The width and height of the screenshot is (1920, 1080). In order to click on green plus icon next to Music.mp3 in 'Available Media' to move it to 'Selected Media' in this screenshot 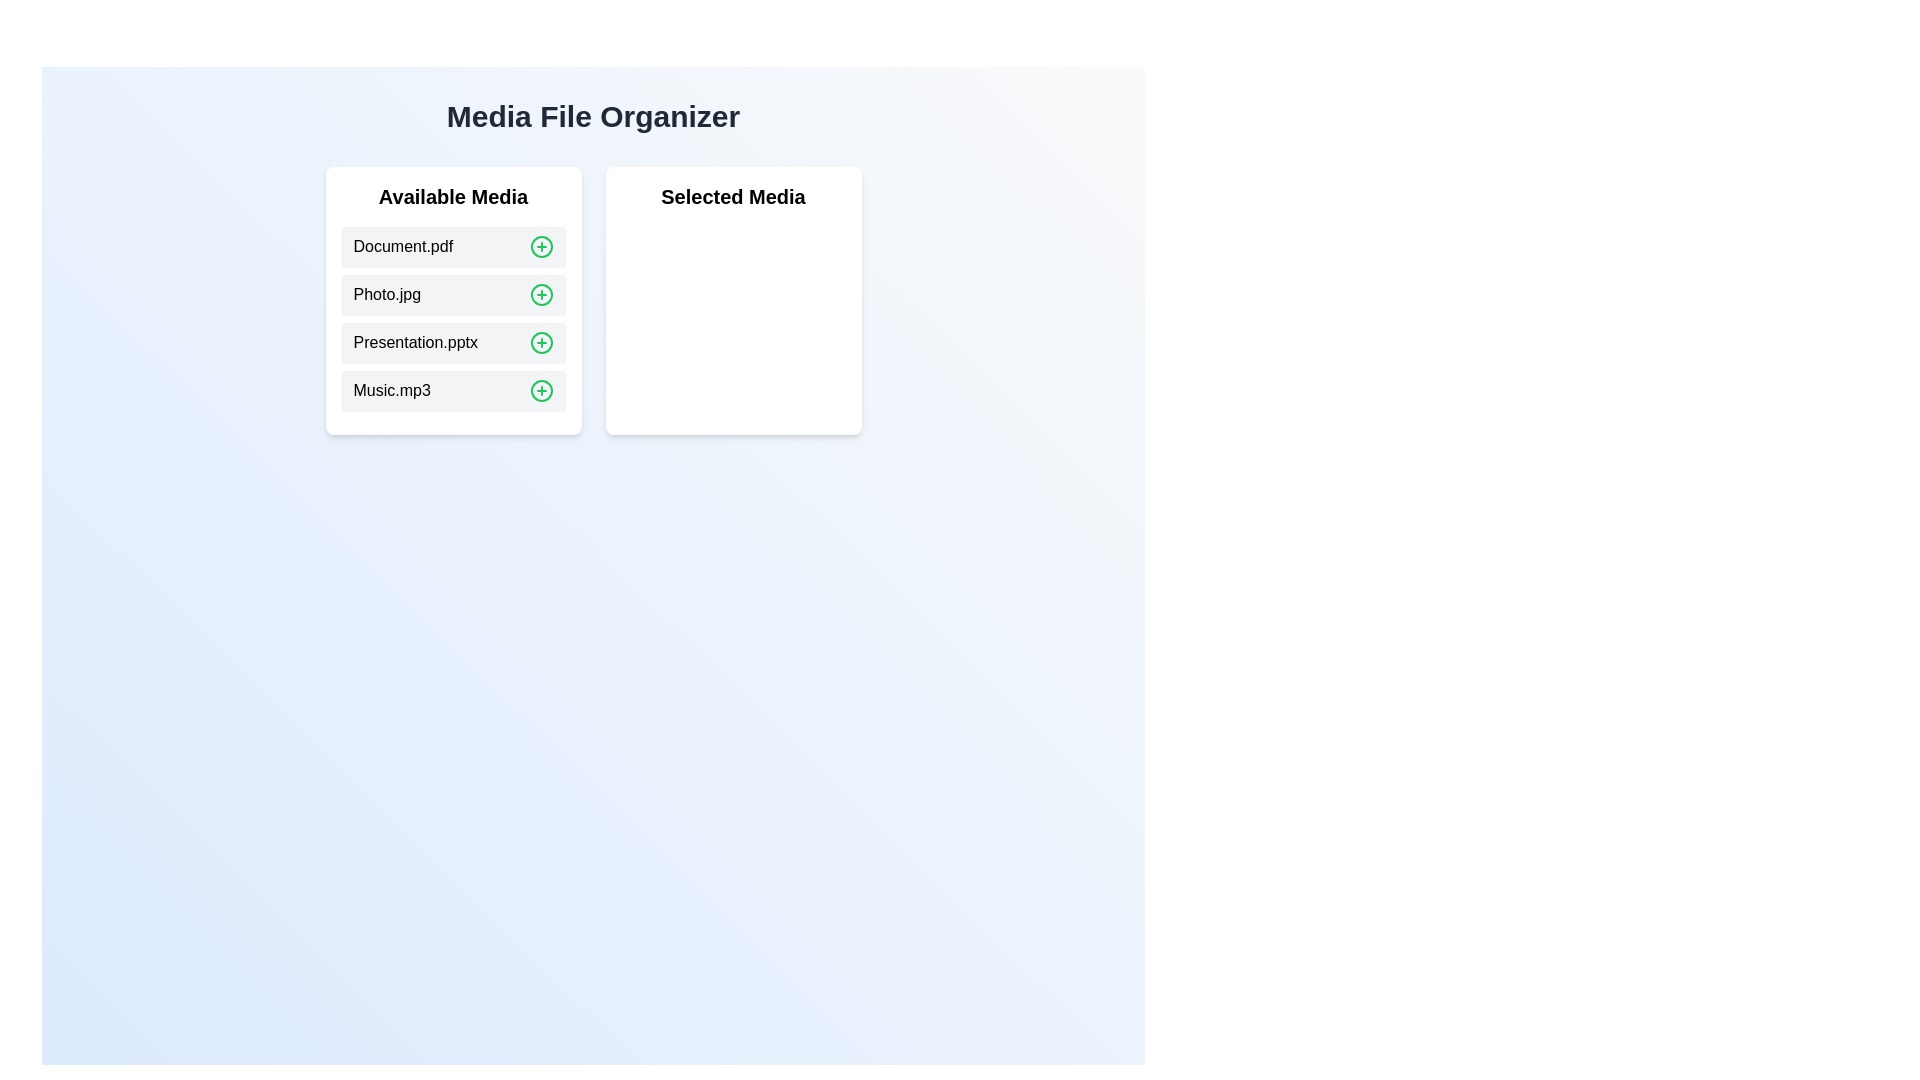, I will do `click(541, 390)`.